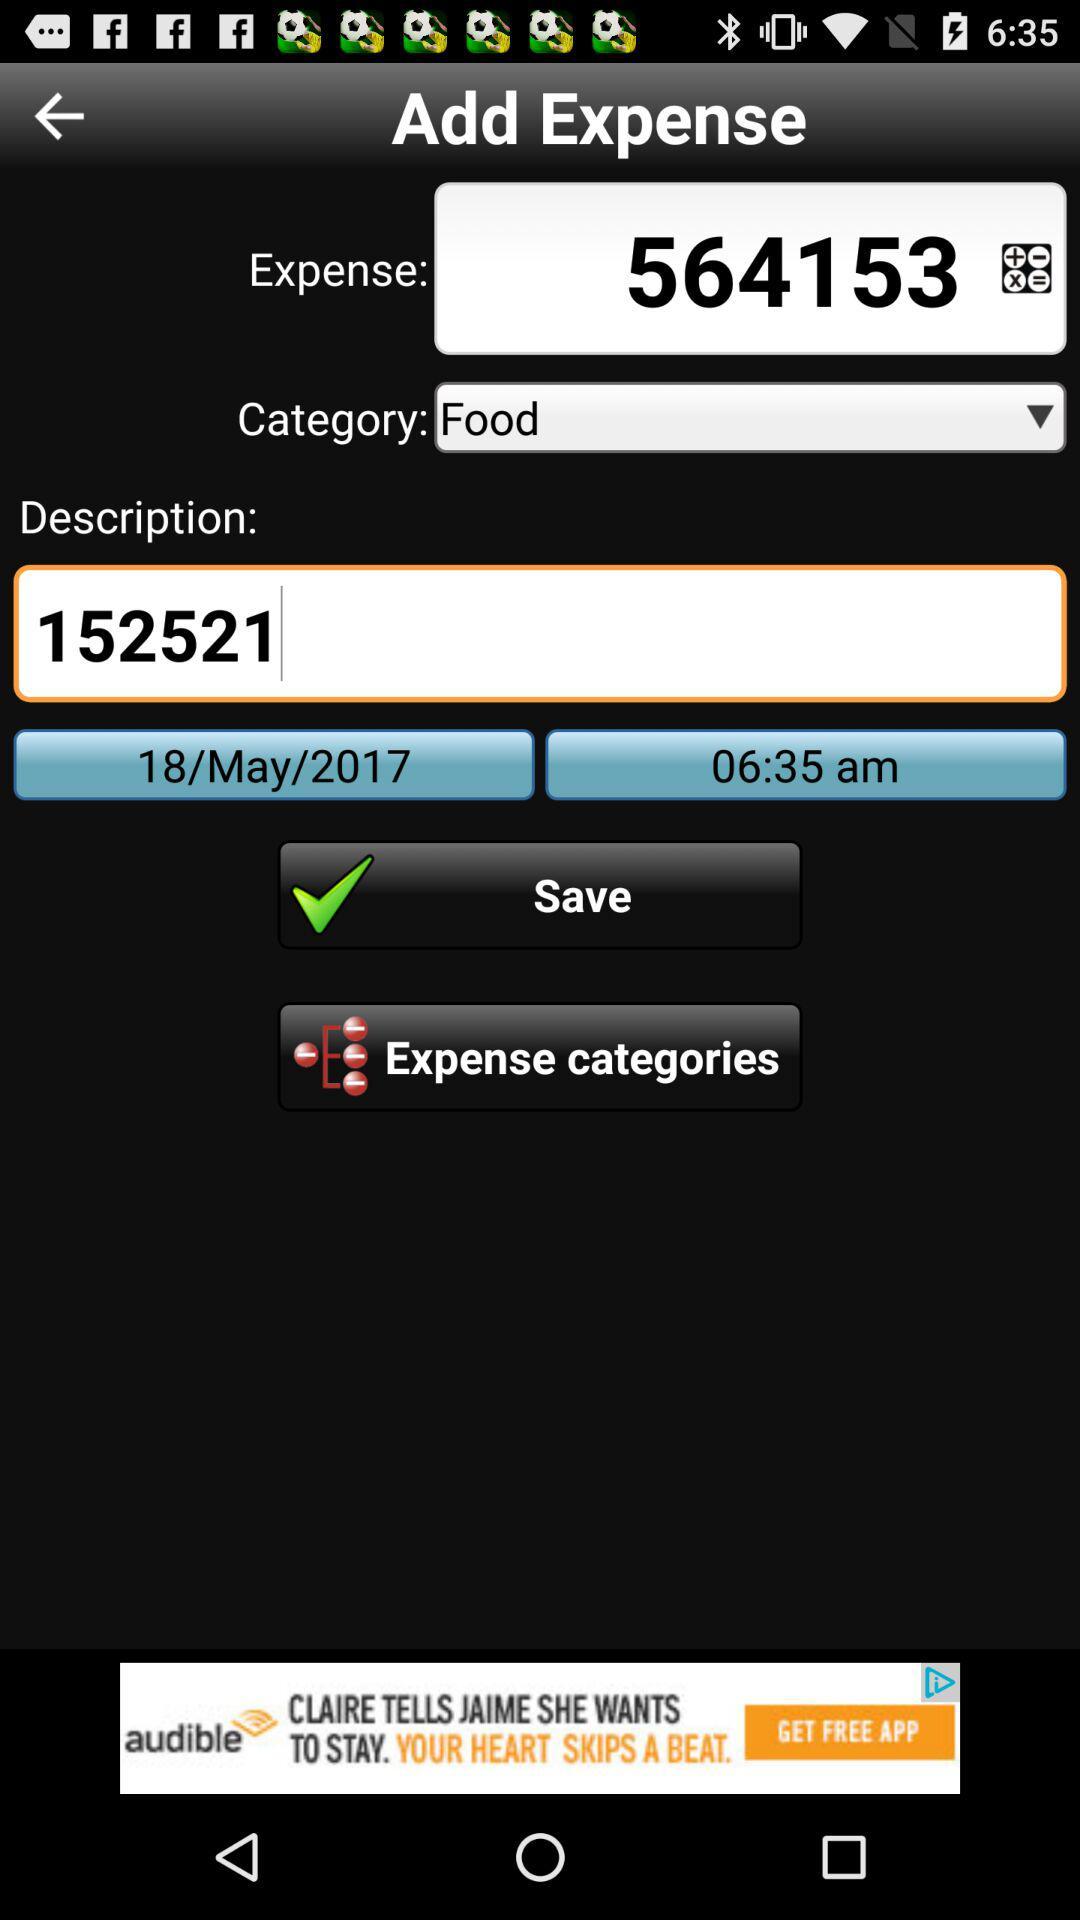 The image size is (1080, 1920). Describe the element at coordinates (1026, 267) in the screenshot. I see `menu` at that location.